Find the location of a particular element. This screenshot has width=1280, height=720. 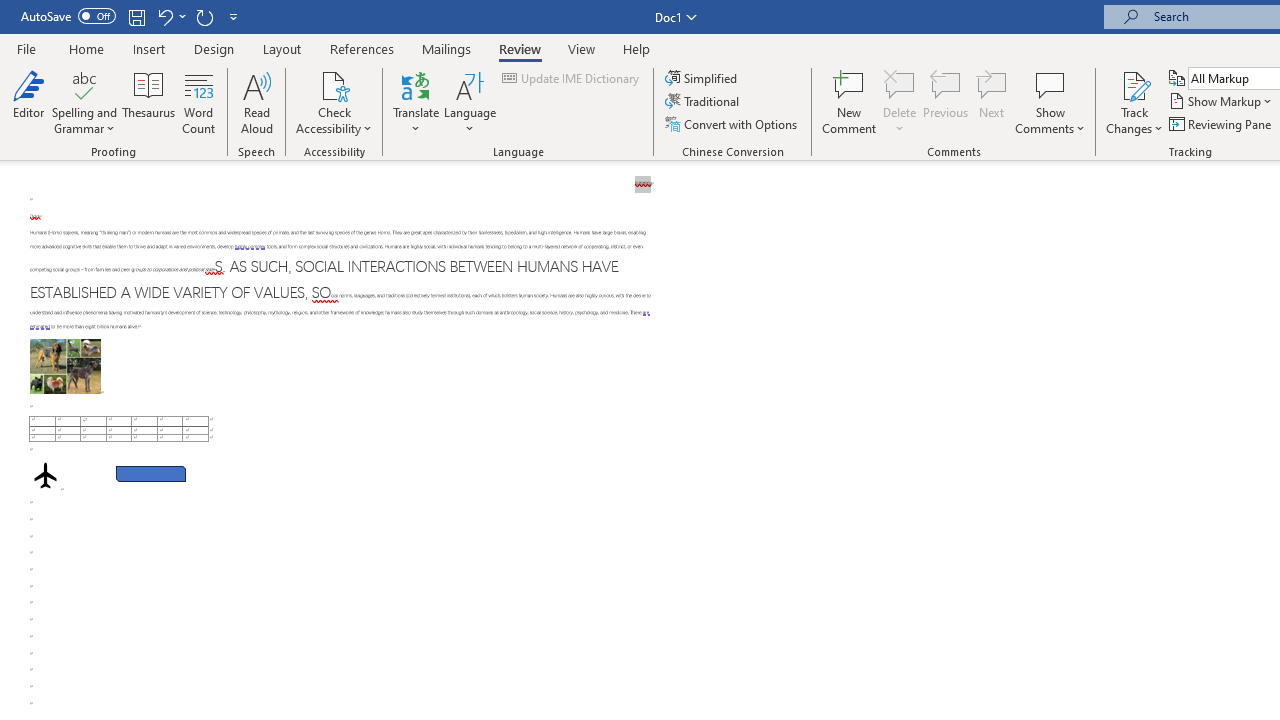

'References' is located at coordinates (362, 48).